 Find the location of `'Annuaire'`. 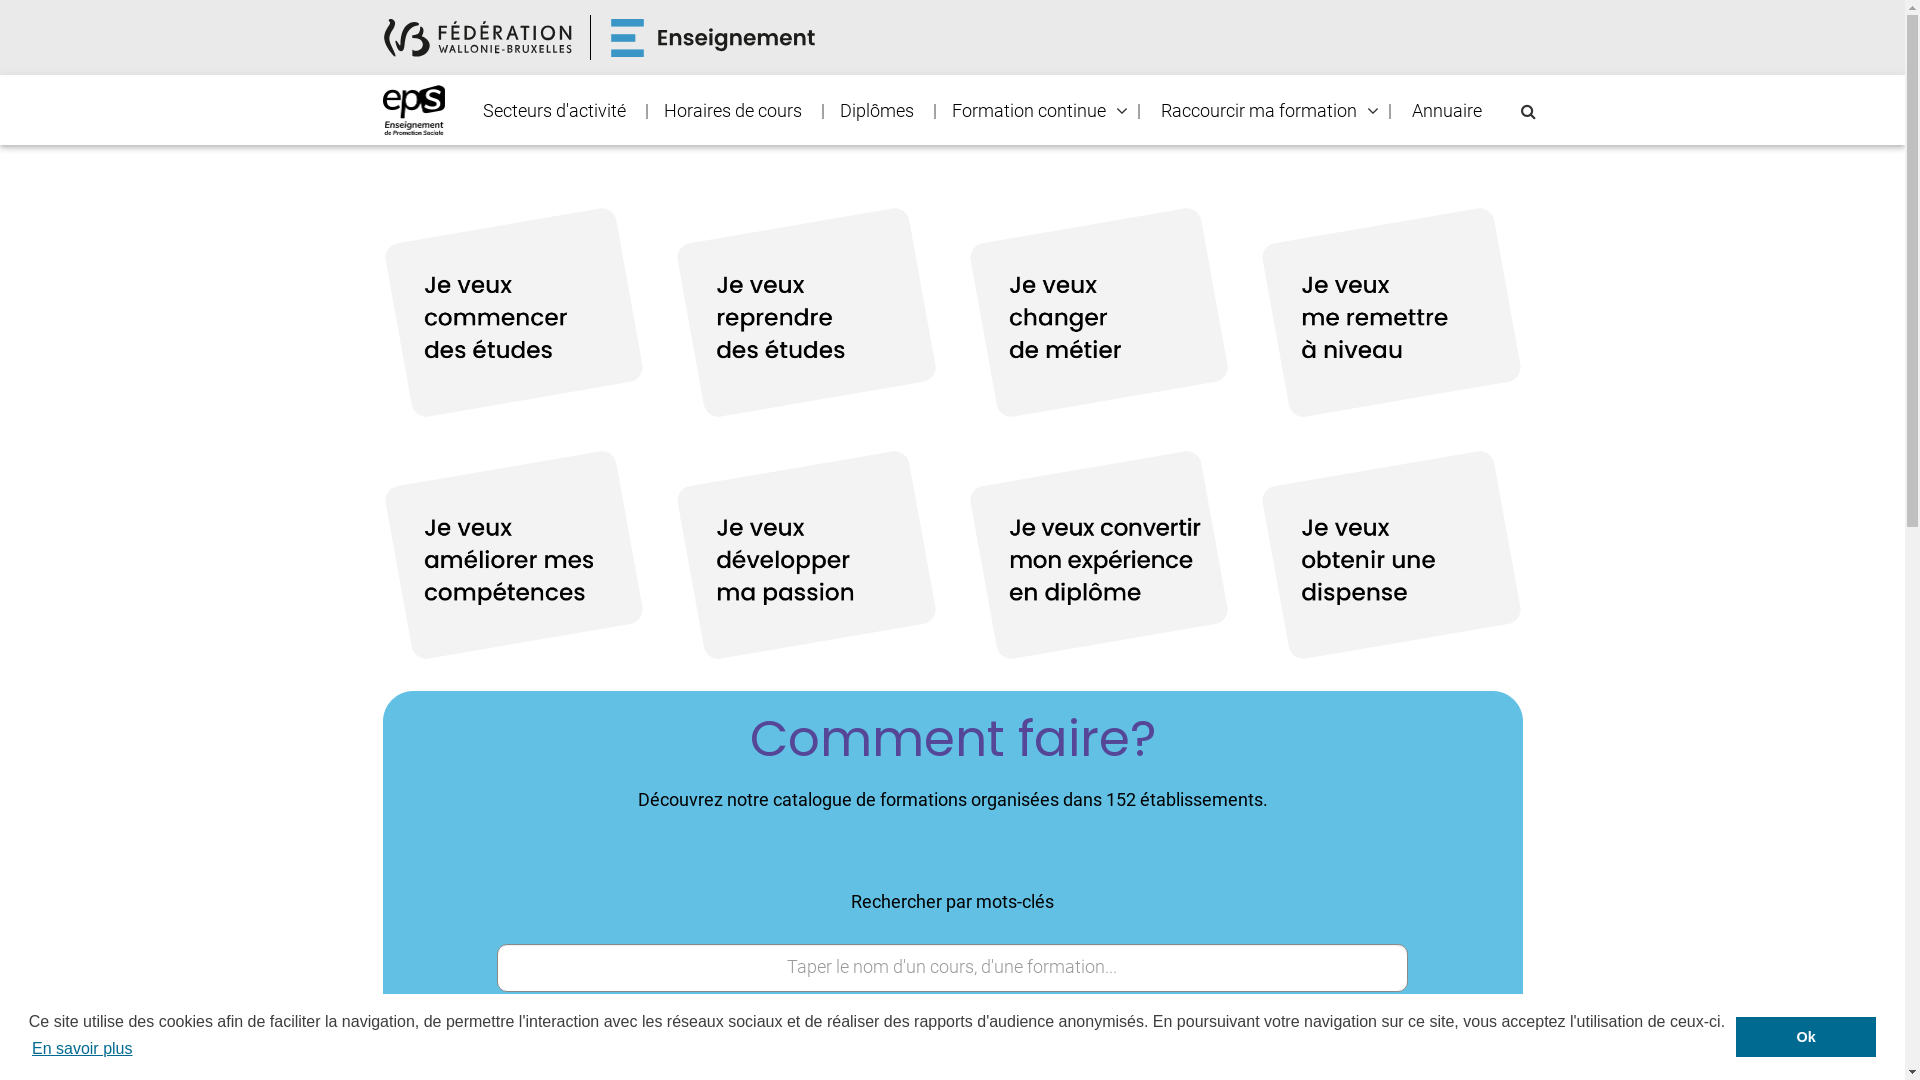

'Annuaire' is located at coordinates (1445, 111).